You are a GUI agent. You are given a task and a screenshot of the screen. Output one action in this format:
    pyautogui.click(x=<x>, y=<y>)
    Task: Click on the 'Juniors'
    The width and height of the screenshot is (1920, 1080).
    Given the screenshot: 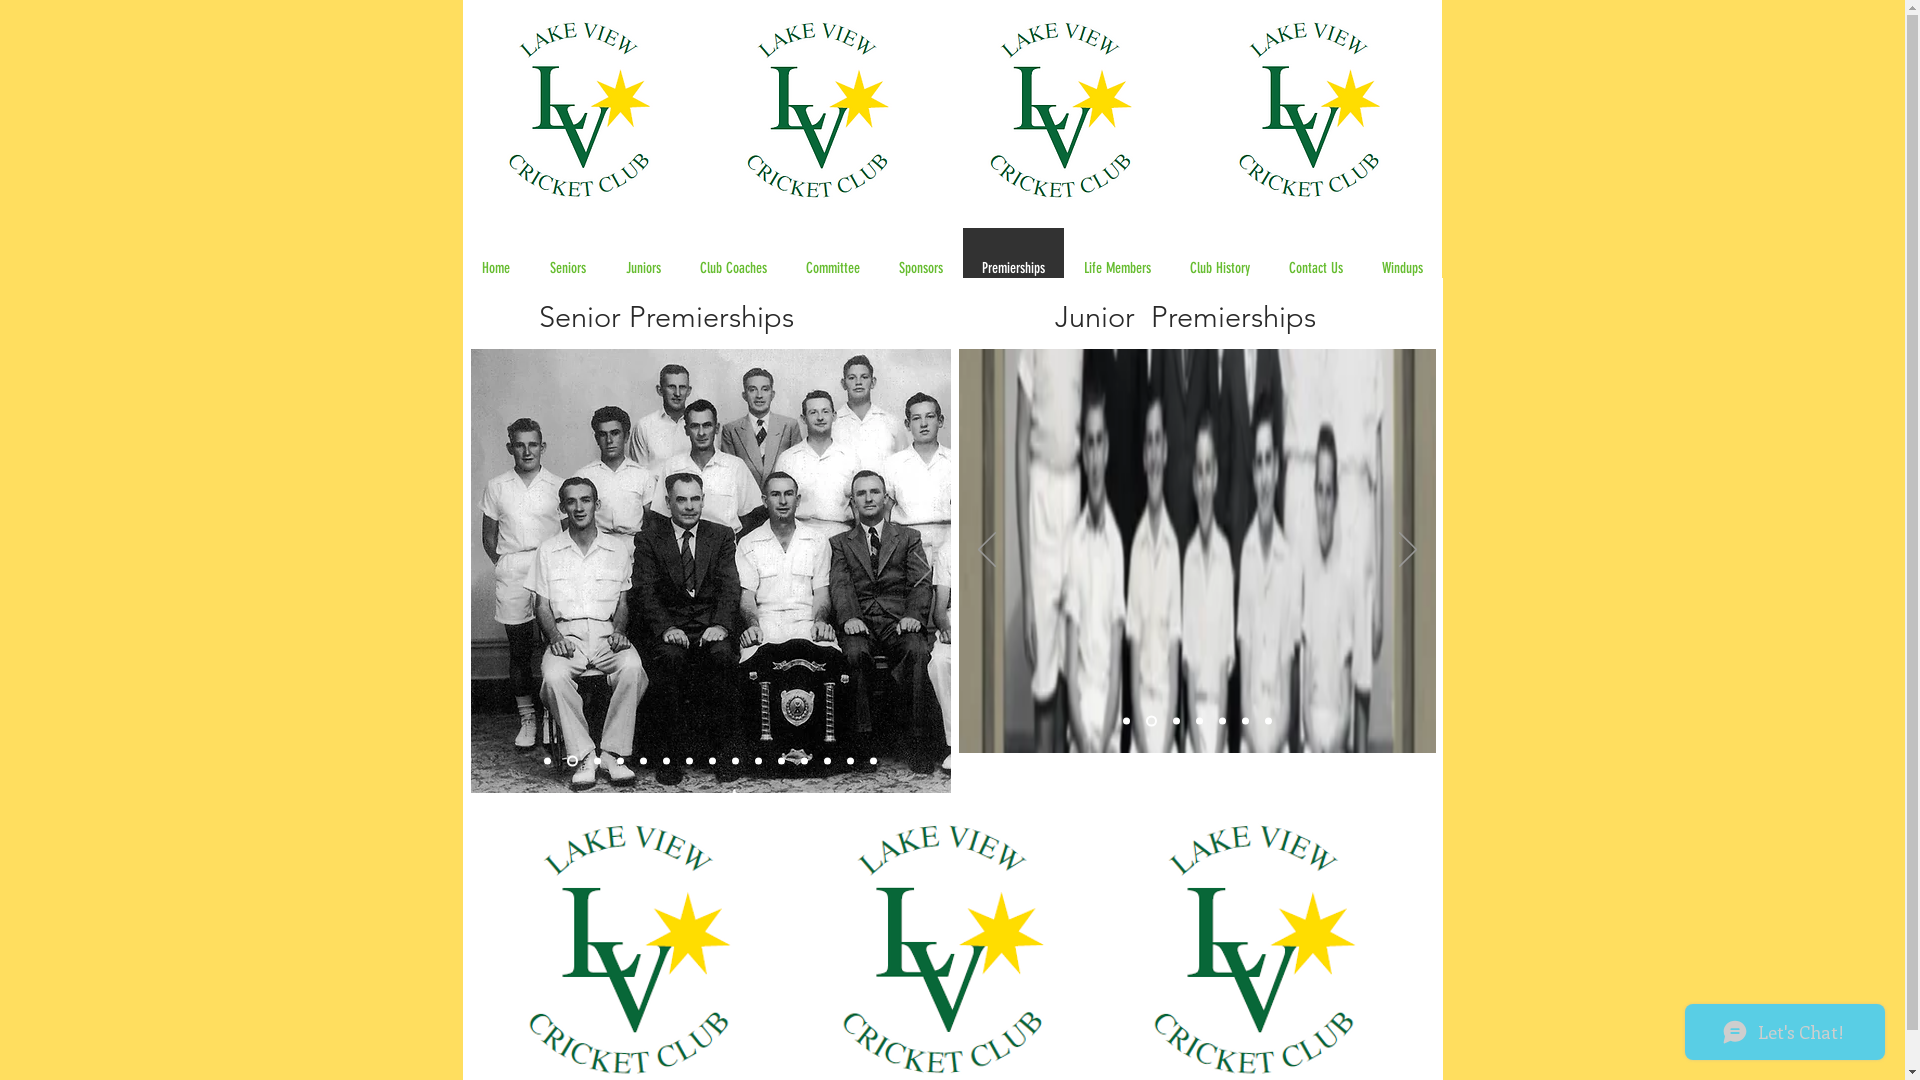 What is the action you would take?
    pyautogui.click(x=643, y=267)
    